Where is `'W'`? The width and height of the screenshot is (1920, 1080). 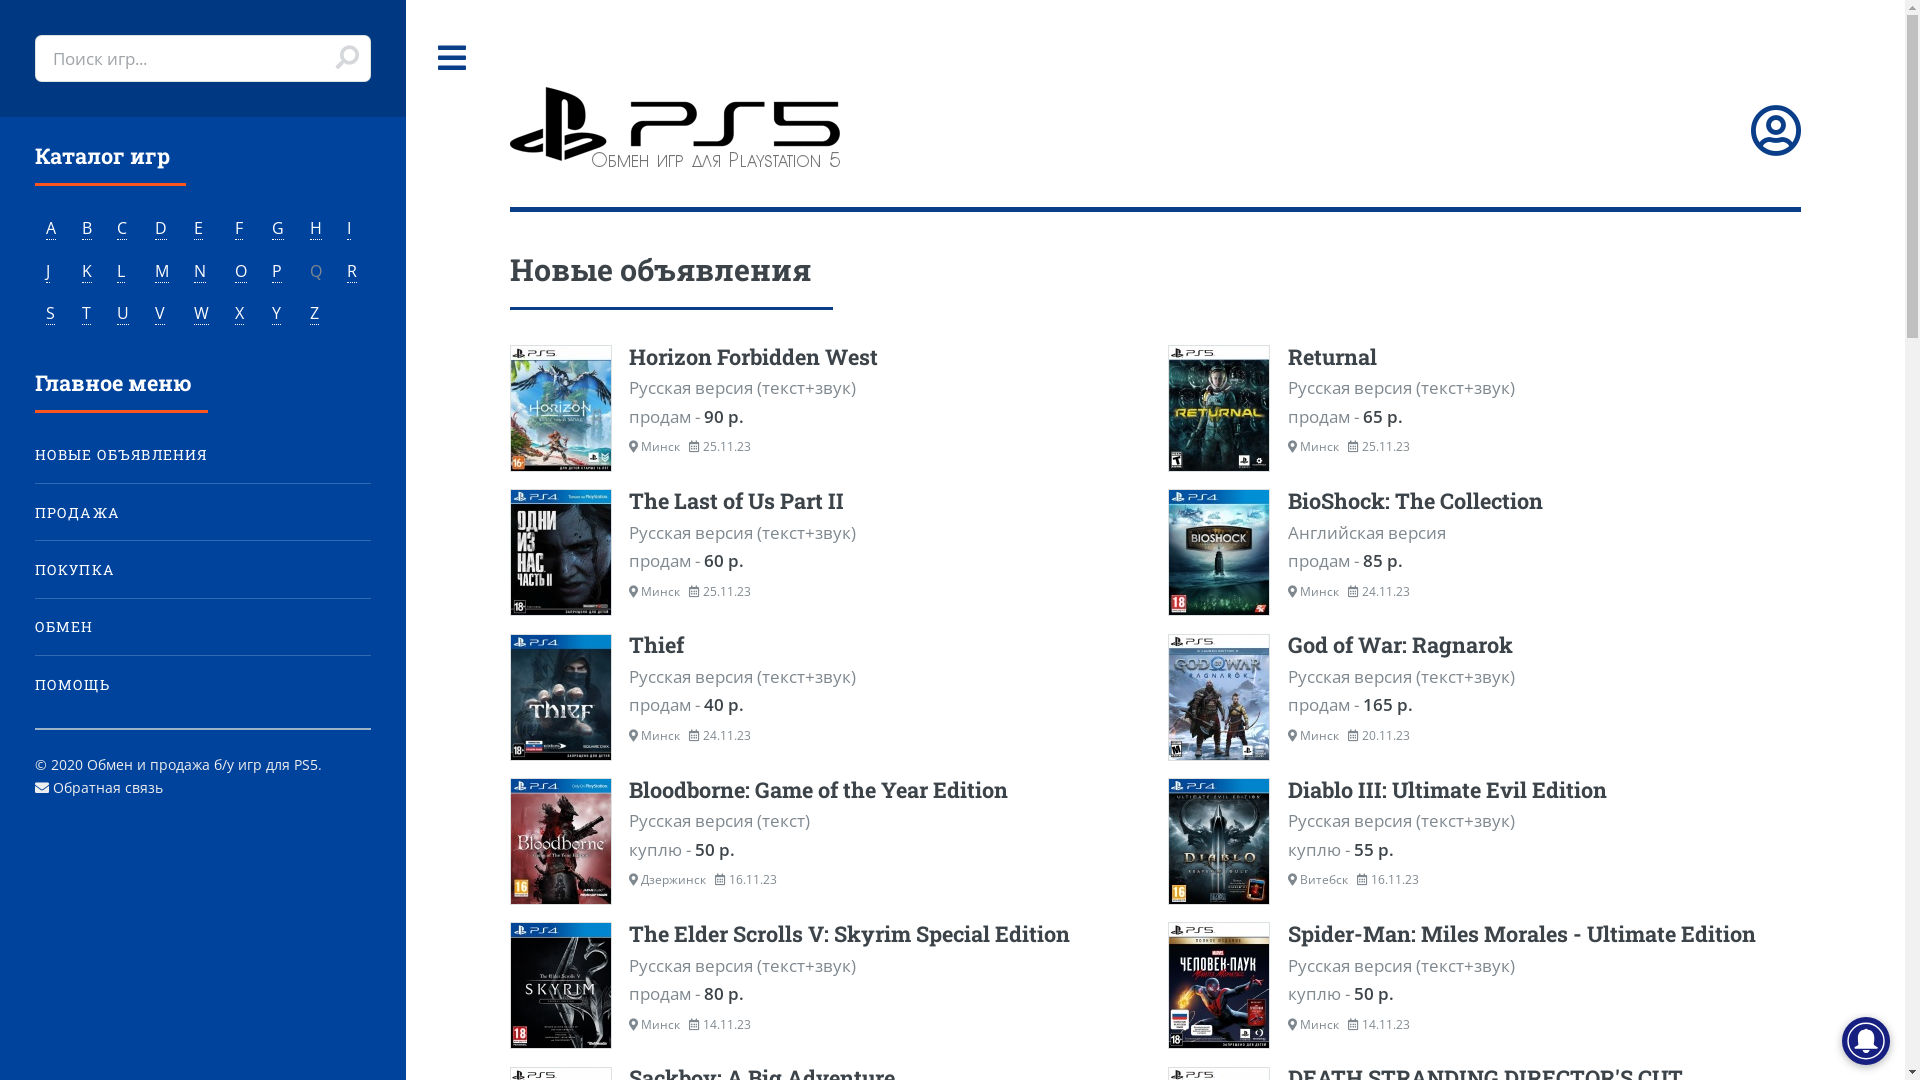
'W' is located at coordinates (201, 313).